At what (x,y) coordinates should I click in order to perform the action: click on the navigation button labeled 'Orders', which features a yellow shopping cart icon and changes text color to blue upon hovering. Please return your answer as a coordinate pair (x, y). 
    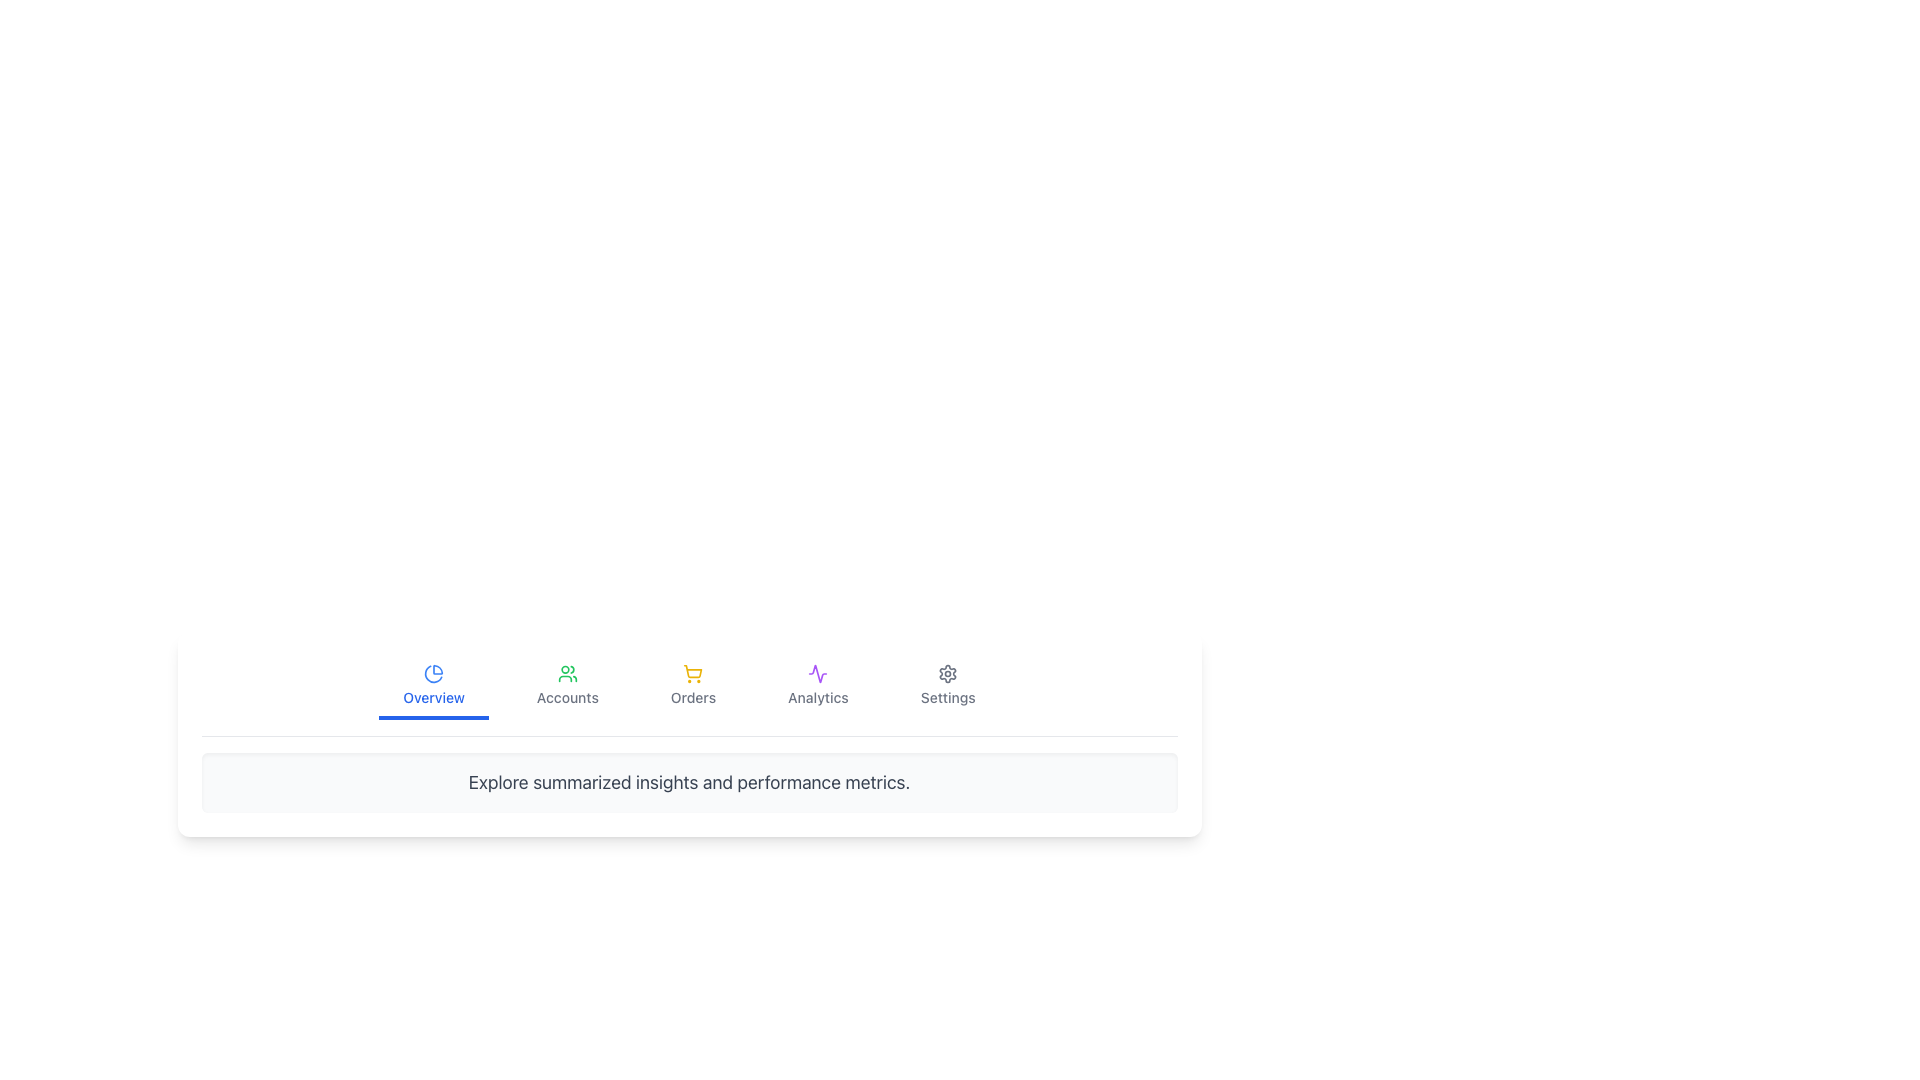
    Looking at the image, I should click on (693, 686).